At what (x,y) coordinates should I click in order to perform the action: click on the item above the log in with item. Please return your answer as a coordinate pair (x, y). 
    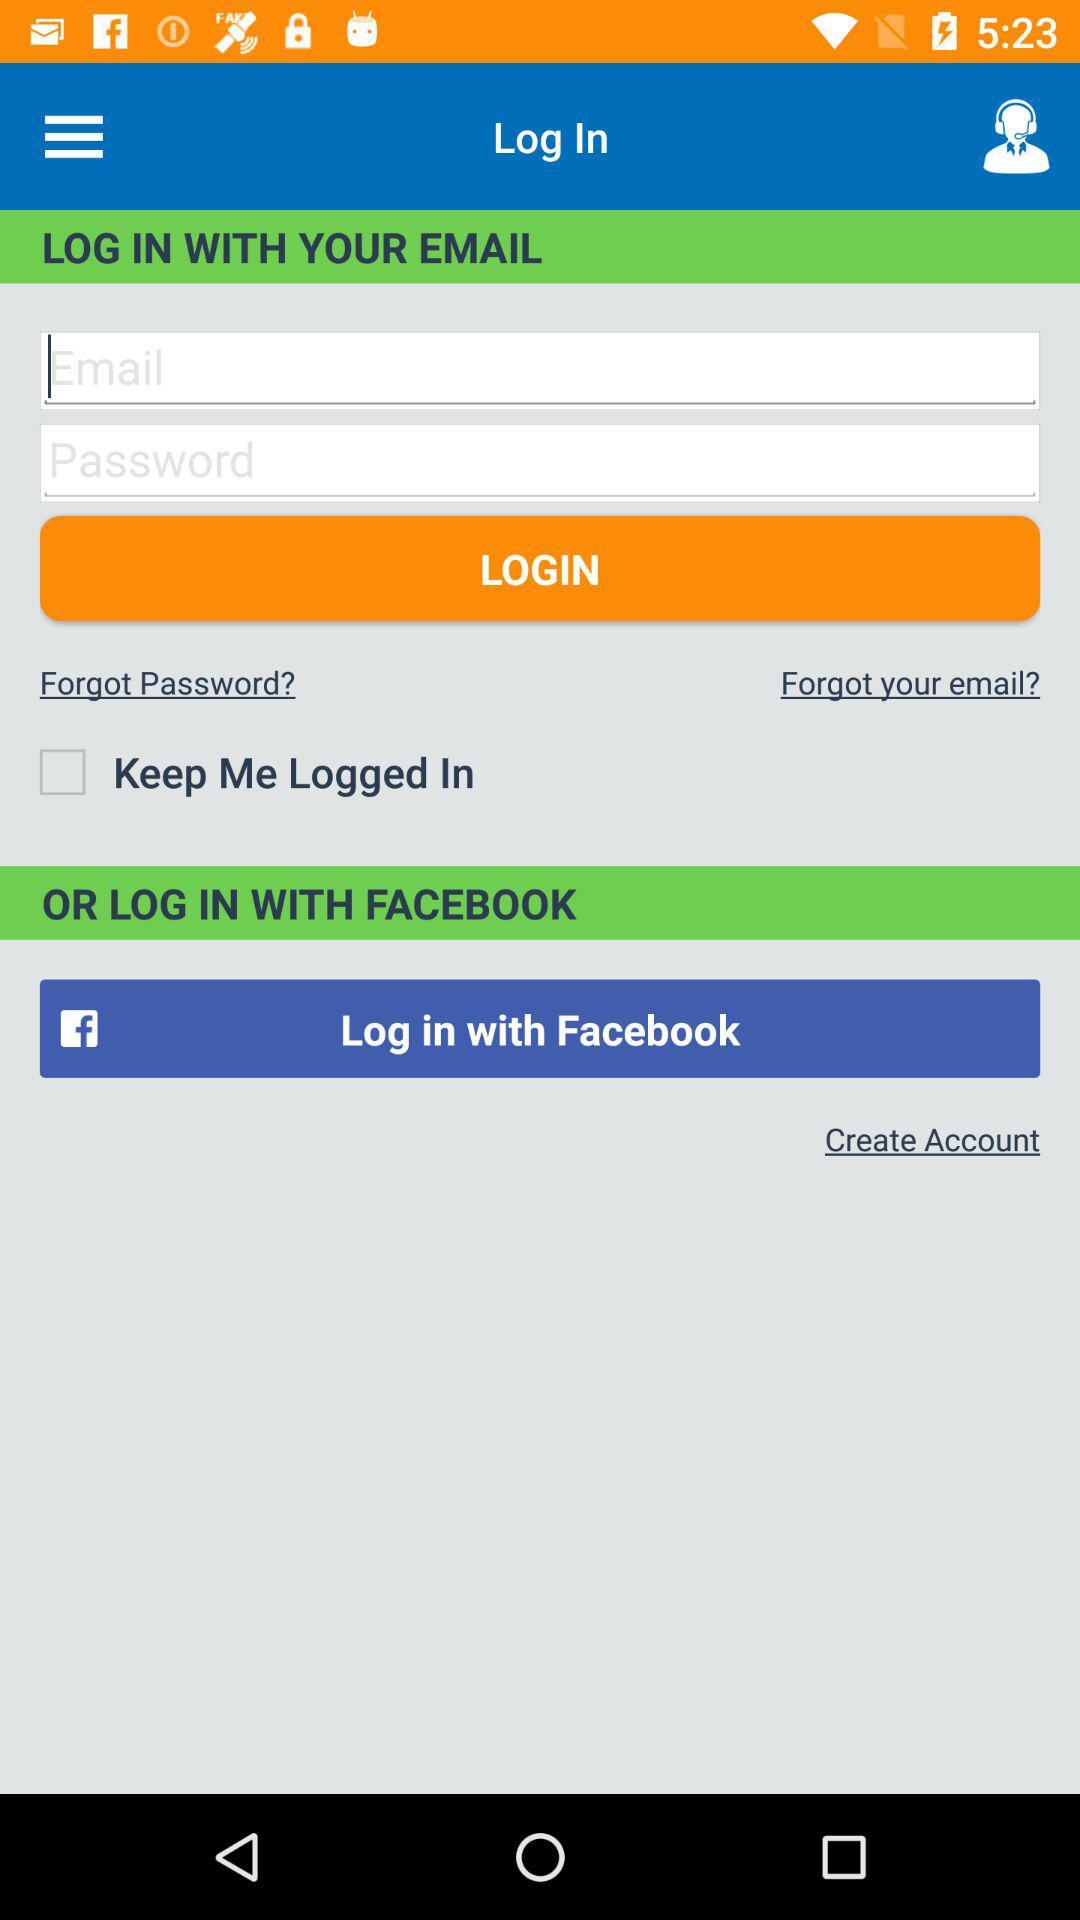
    Looking at the image, I should click on (1017, 135).